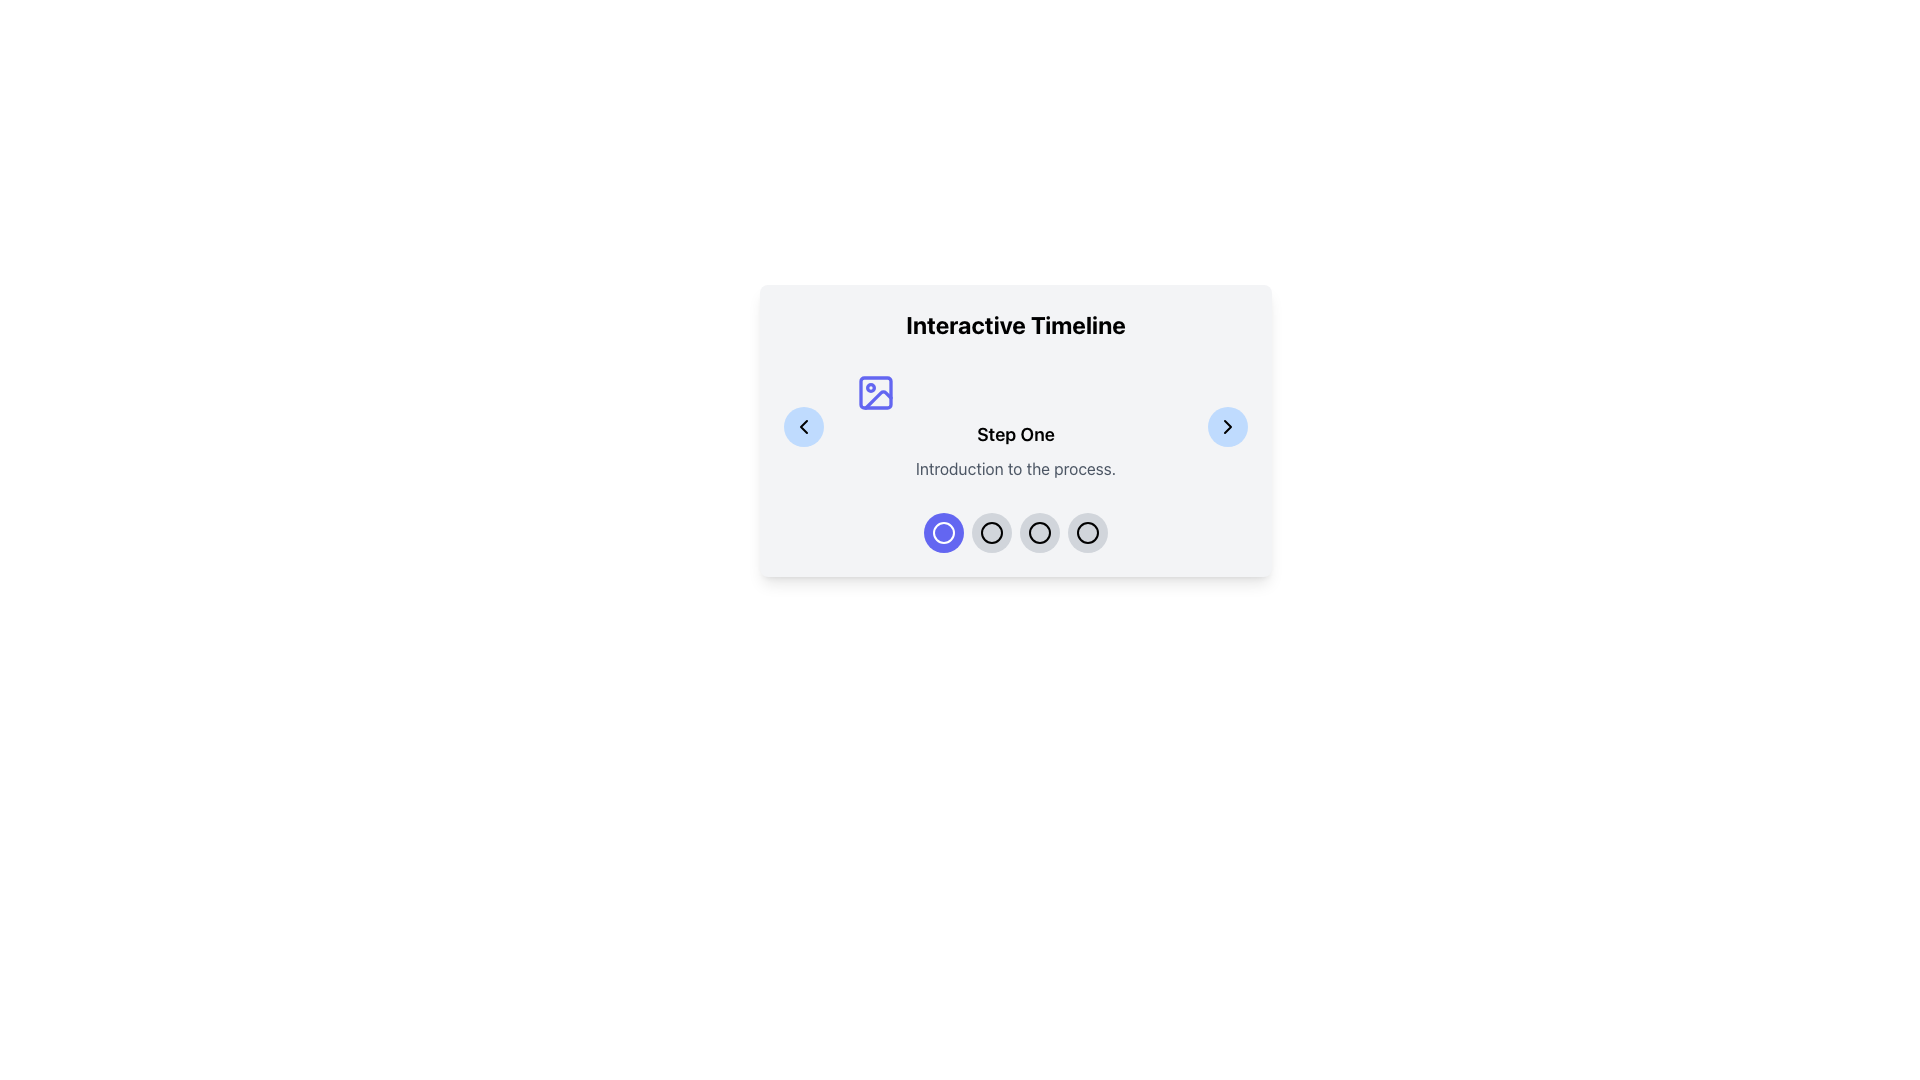  Describe the element at coordinates (1040, 531) in the screenshot. I see `the graphical representation of the third circular SVG element from the left, located below the text 'Step One'` at that location.